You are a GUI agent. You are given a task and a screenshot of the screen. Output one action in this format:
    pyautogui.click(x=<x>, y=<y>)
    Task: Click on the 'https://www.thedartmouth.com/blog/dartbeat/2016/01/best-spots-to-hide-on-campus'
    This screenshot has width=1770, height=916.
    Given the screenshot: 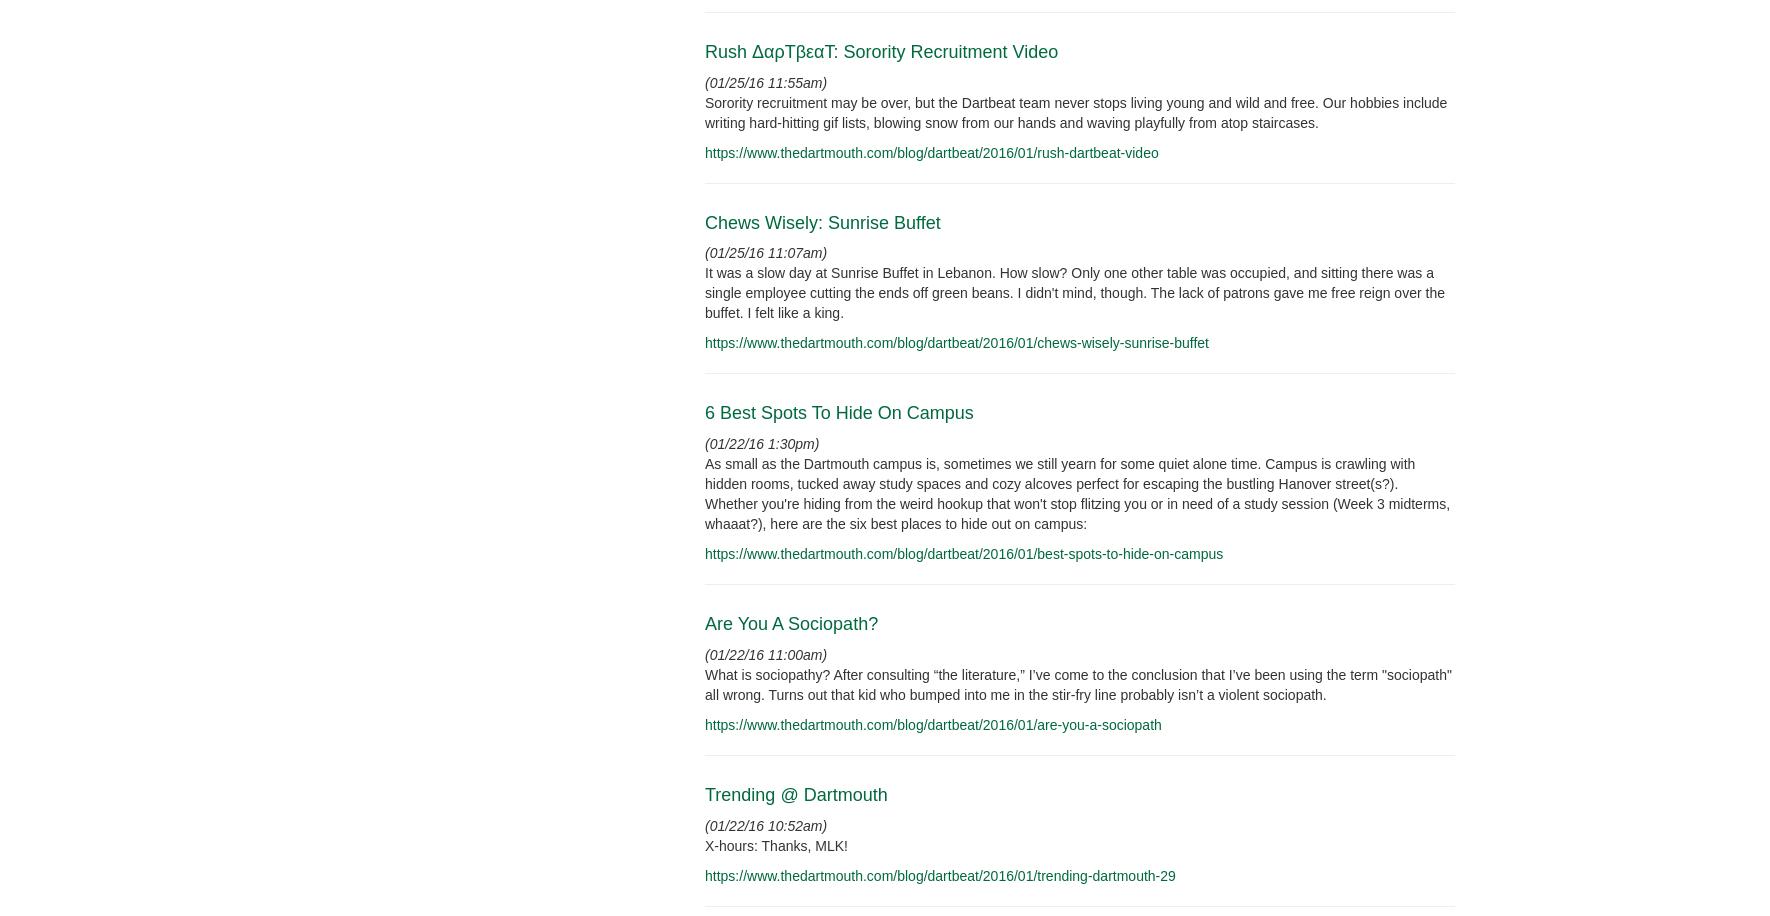 What is the action you would take?
    pyautogui.click(x=962, y=552)
    